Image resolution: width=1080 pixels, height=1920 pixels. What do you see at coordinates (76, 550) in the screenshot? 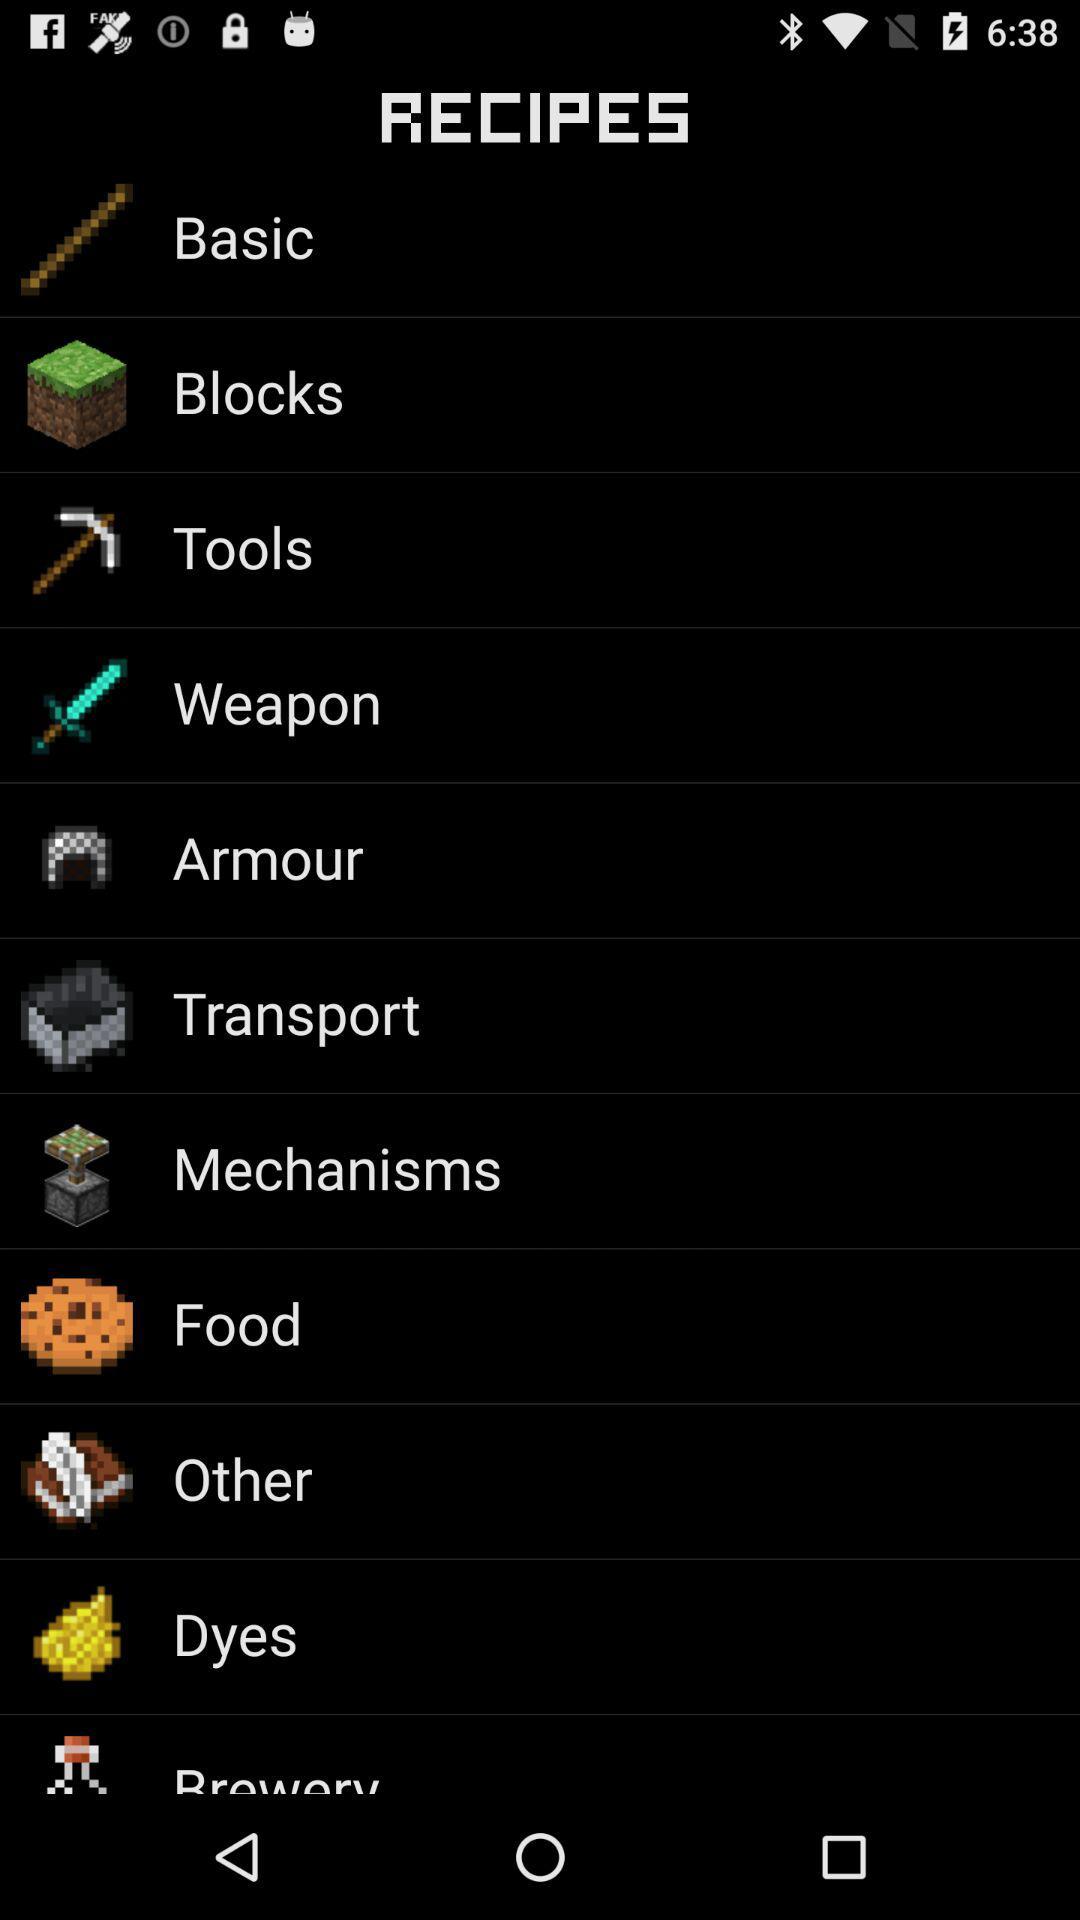
I see `symbol beside tools` at bounding box center [76, 550].